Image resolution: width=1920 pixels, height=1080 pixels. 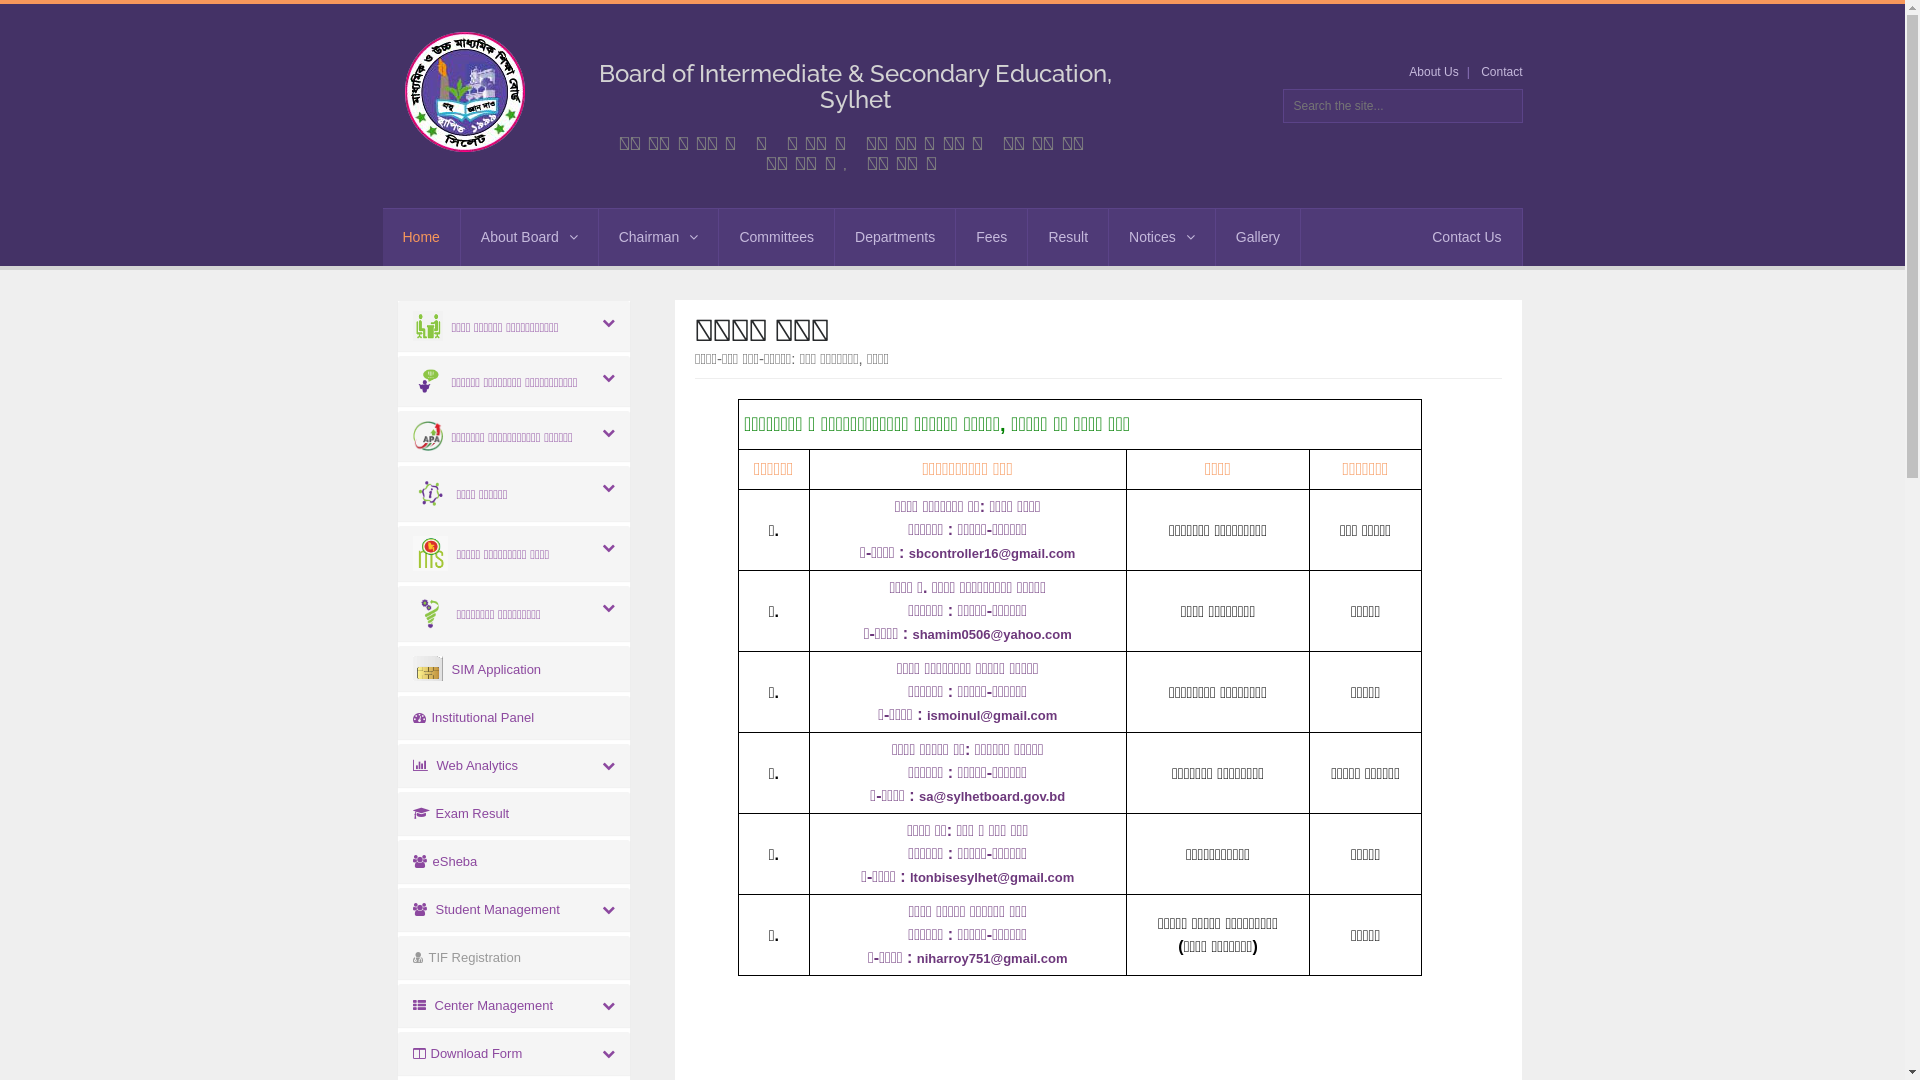 What do you see at coordinates (443, 860) in the screenshot?
I see `'  eSheba'` at bounding box center [443, 860].